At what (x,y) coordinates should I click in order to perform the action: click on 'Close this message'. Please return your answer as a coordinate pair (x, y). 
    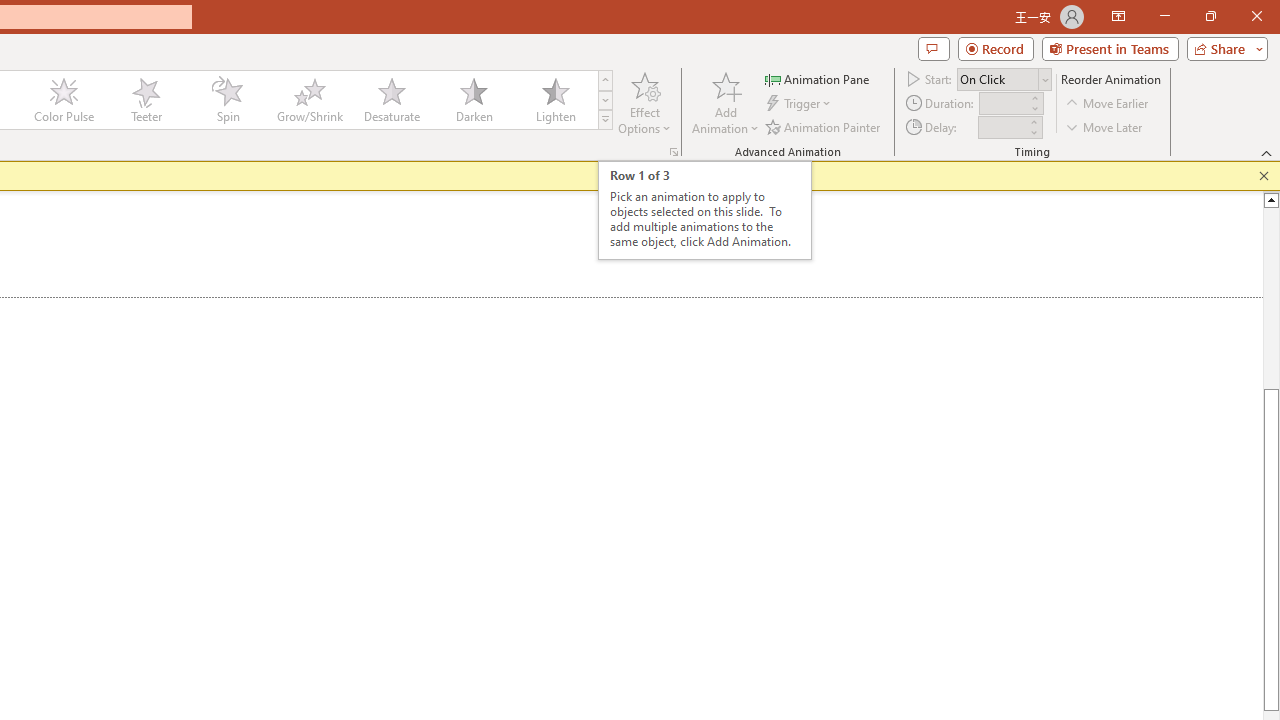
    Looking at the image, I should click on (1263, 175).